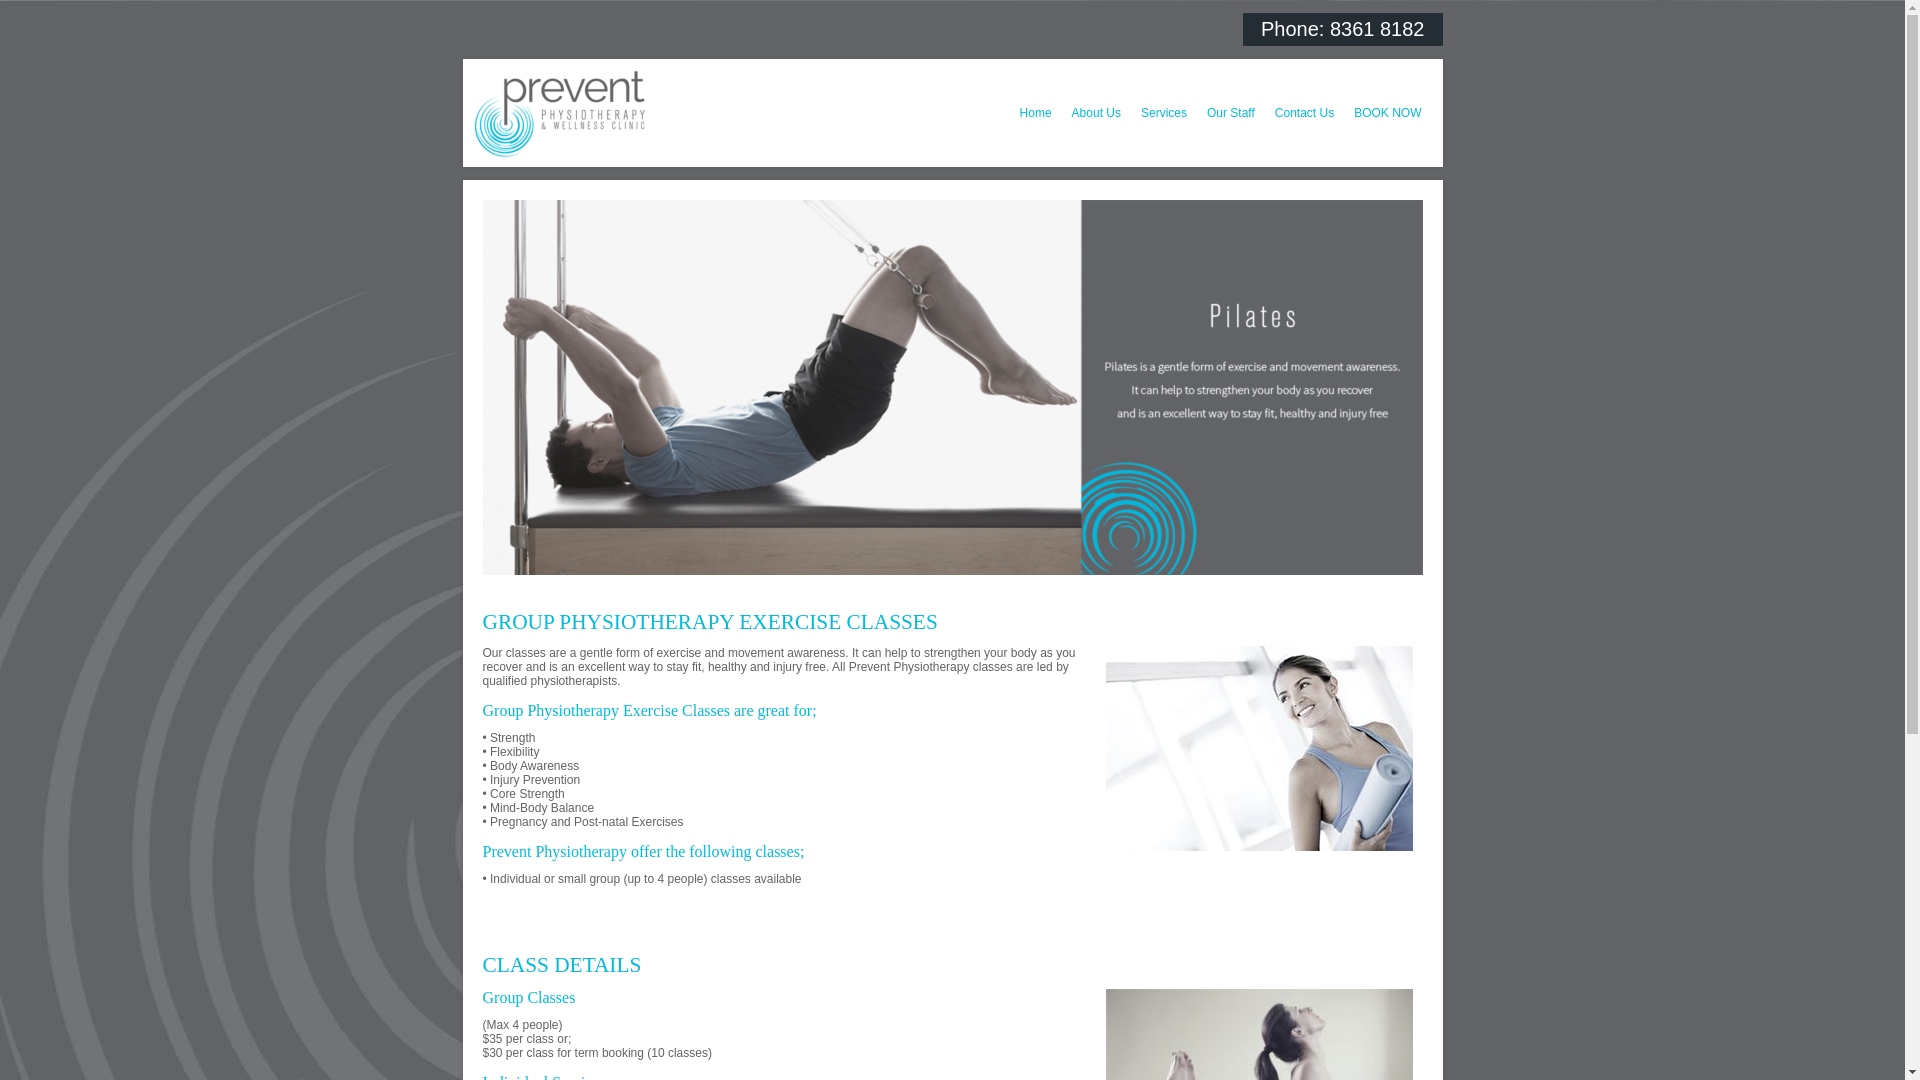 This screenshot has height=1080, width=1920. I want to click on 'BOOK NOW', so click(1386, 112).